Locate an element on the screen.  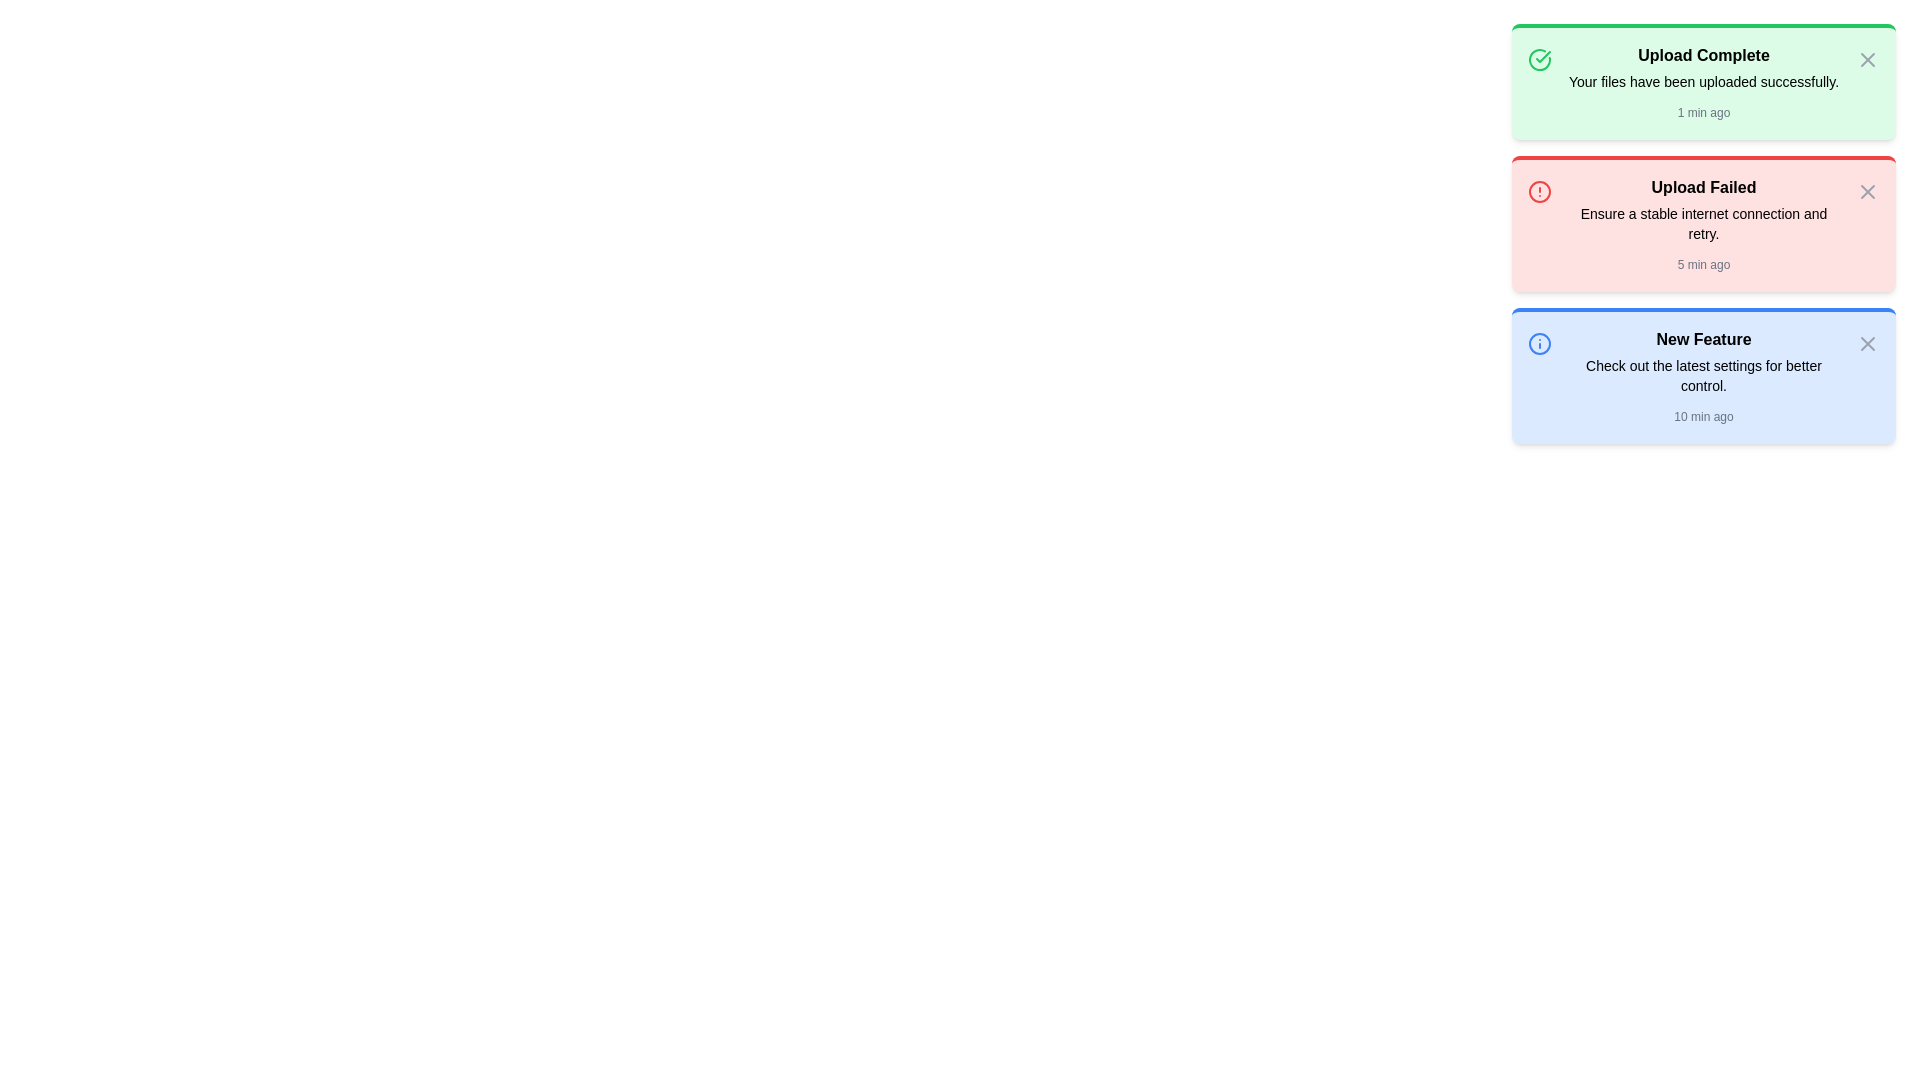
the static text element that informs users about successful file uploads, located in the green notification at the top of the message list is located at coordinates (1703, 80).